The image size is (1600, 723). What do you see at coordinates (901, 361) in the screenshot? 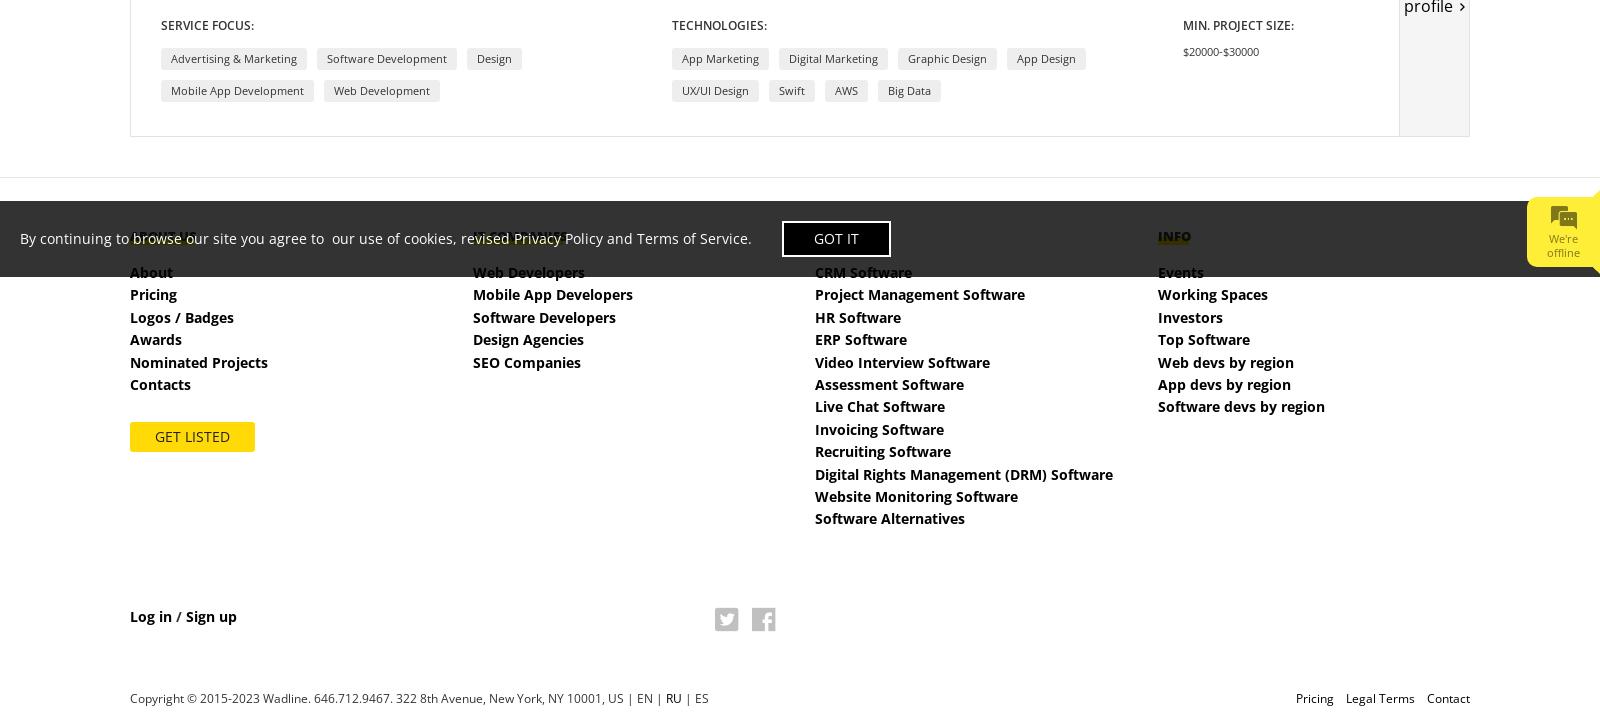
I see `'Video Interview Software'` at bounding box center [901, 361].